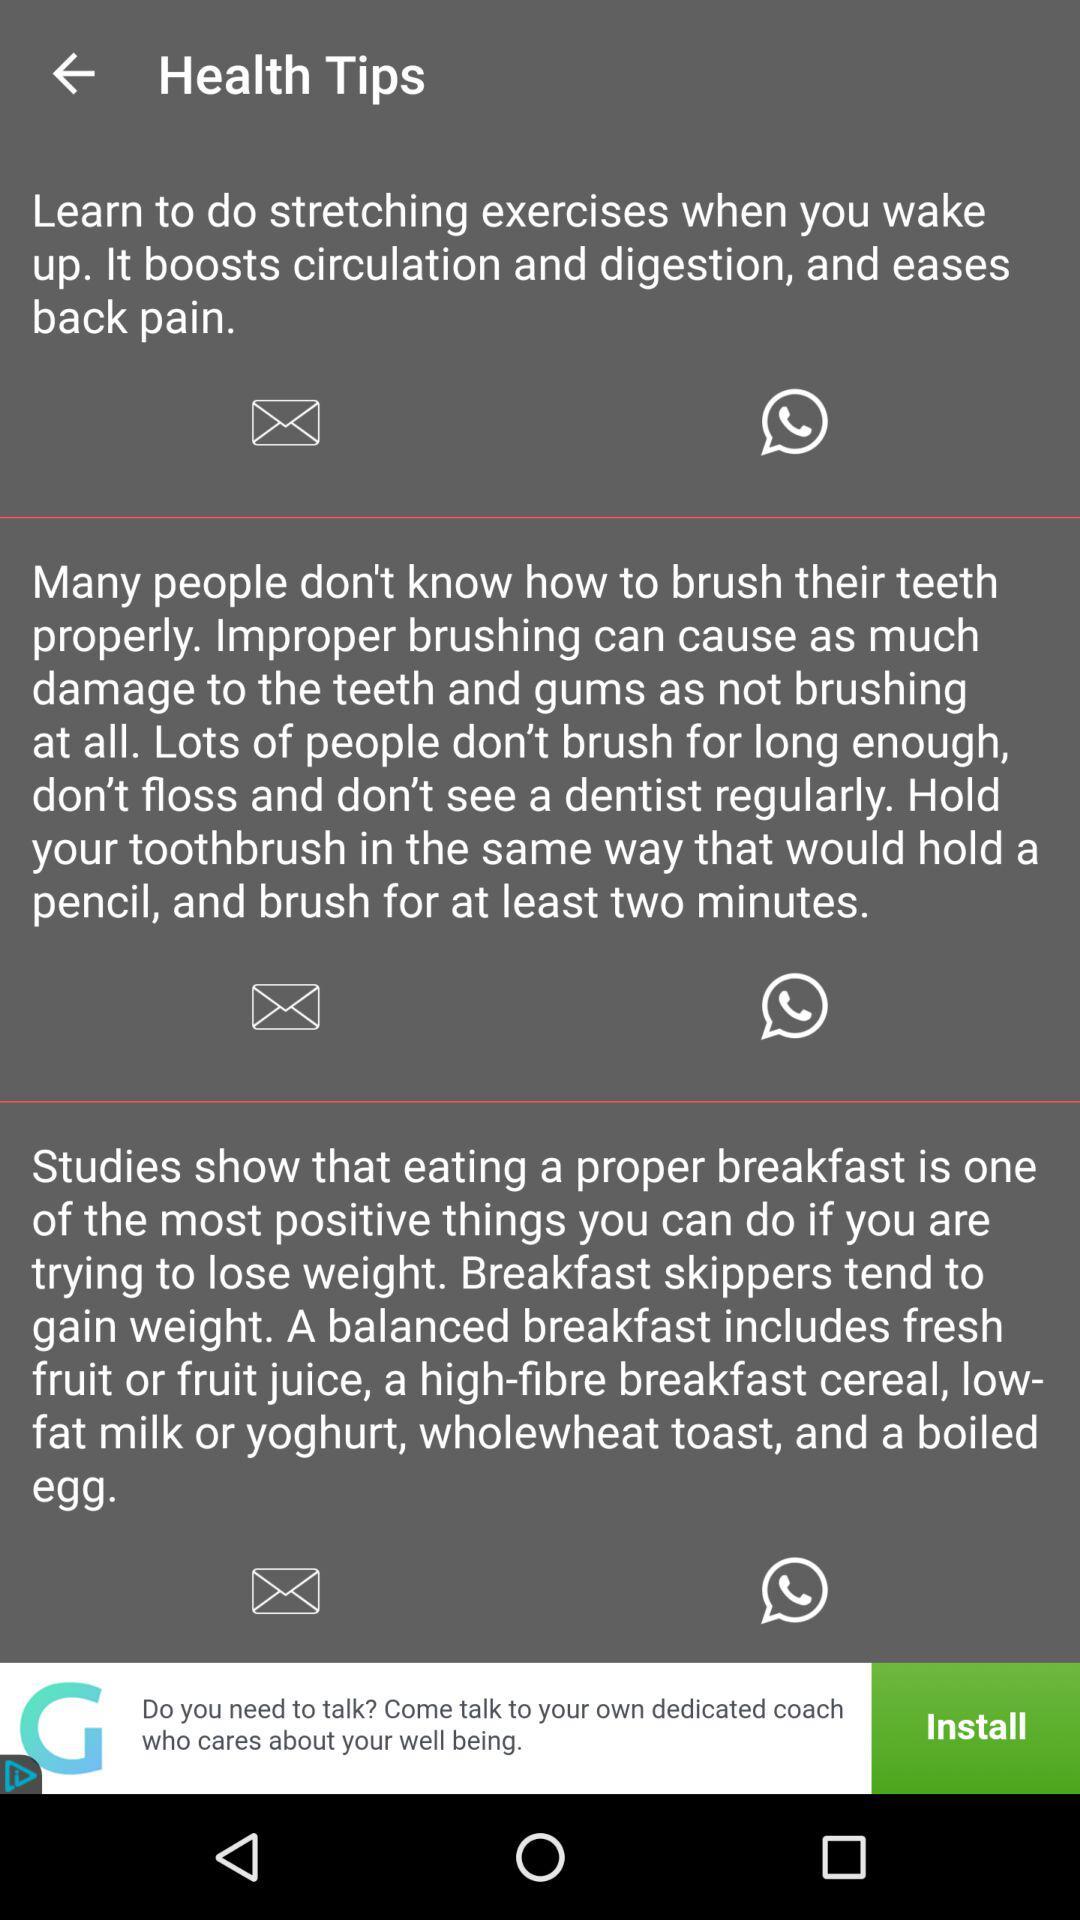 This screenshot has height=1920, width=1080. What do you see at coordinates (540, 738) in the screenshot?
I see `the many people don icon` at bounding box center [540, 738].